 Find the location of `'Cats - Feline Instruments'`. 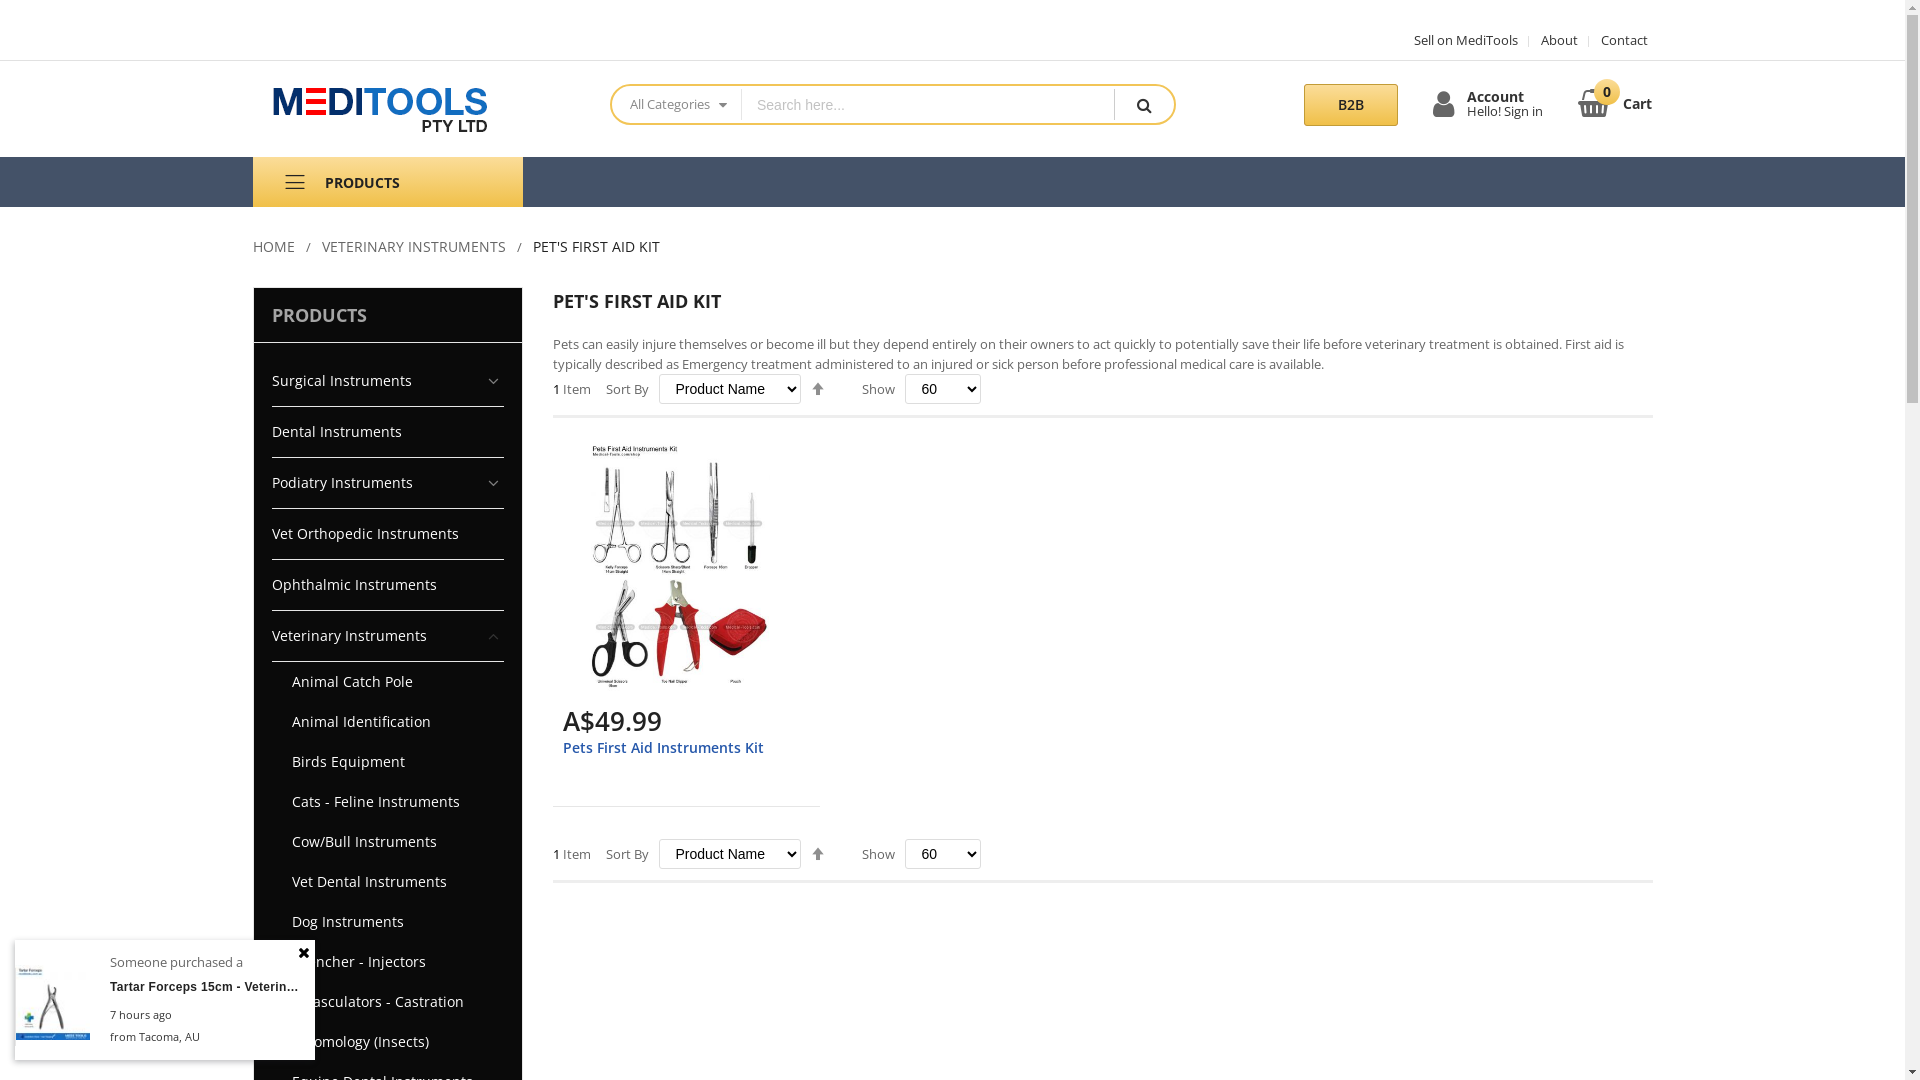

'Cats - Feline Instruments' is located at coordinates (388, 801).